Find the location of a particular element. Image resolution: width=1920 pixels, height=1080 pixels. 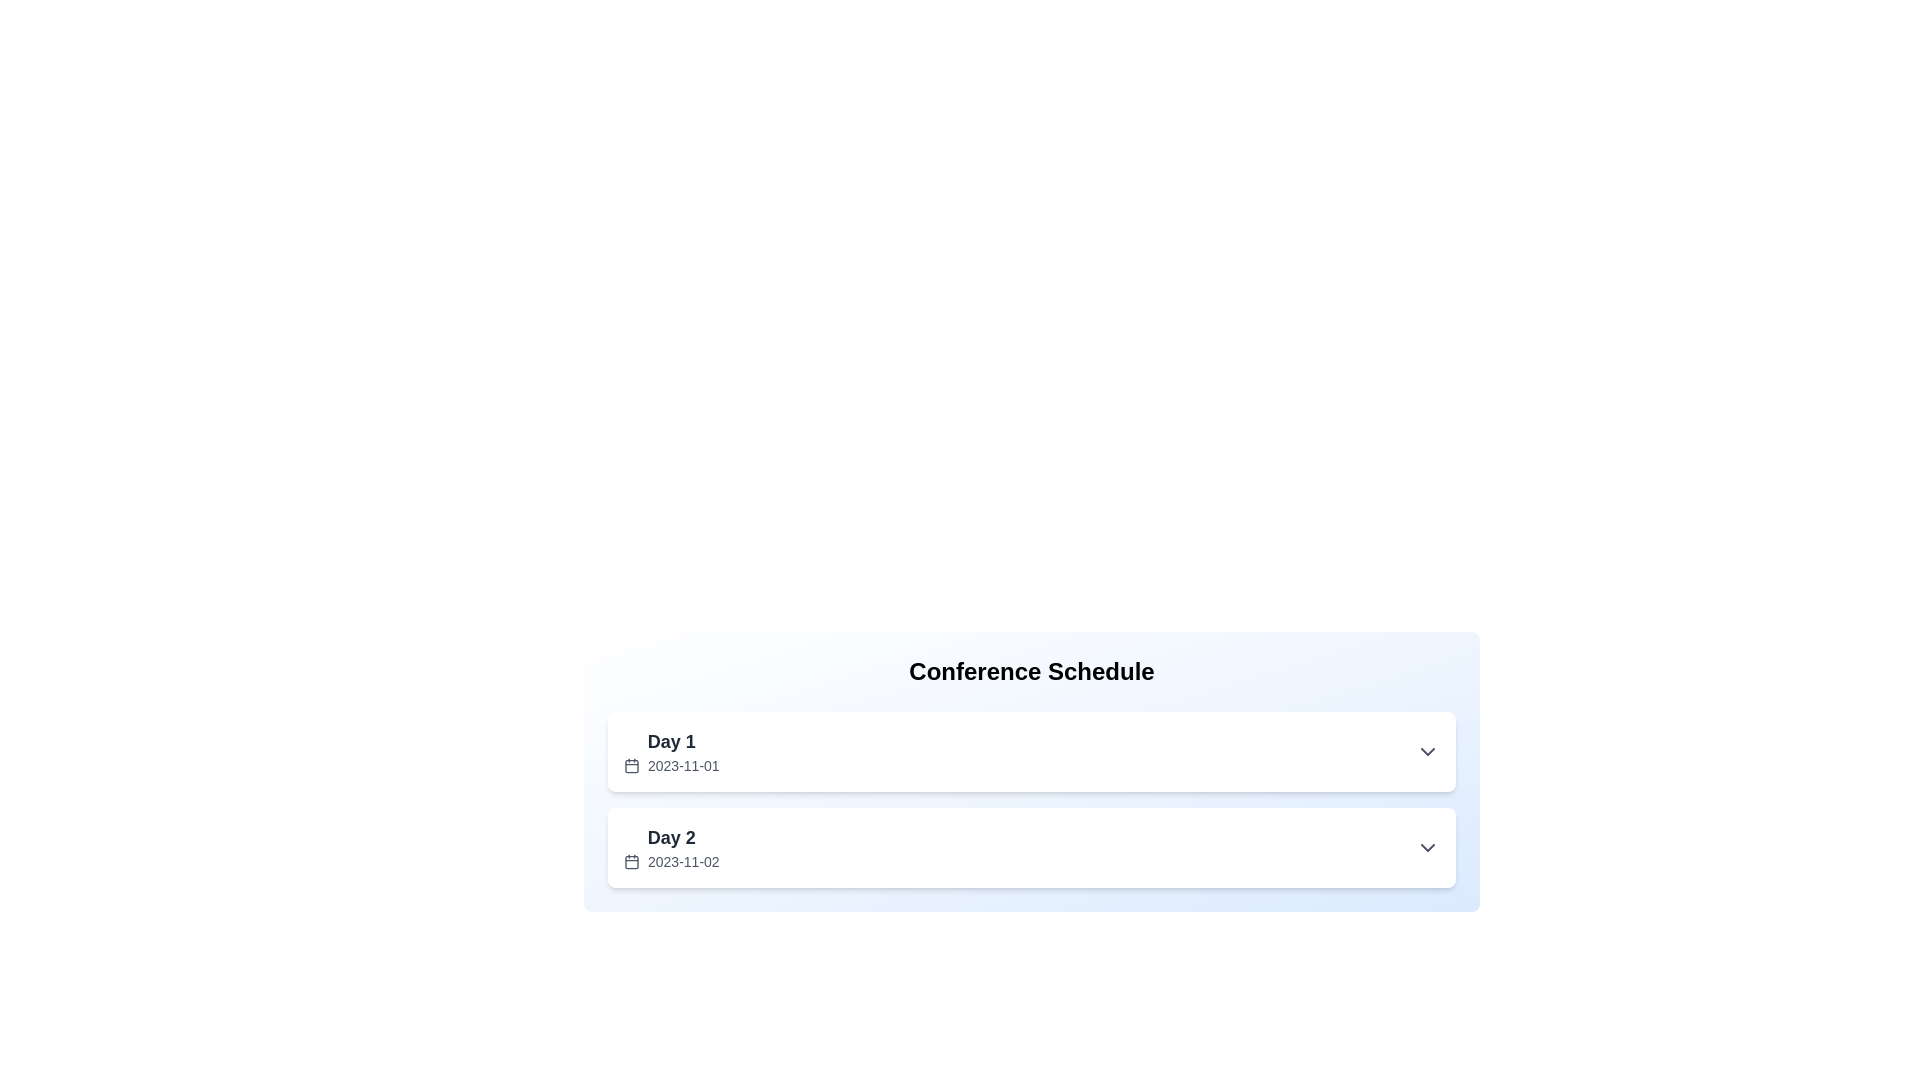

the calendar icon that visually represents a date, which is positioned to the left of the text '2023-11-01' under the section labeled 'Day 1' is located at coordinates (631, 765).